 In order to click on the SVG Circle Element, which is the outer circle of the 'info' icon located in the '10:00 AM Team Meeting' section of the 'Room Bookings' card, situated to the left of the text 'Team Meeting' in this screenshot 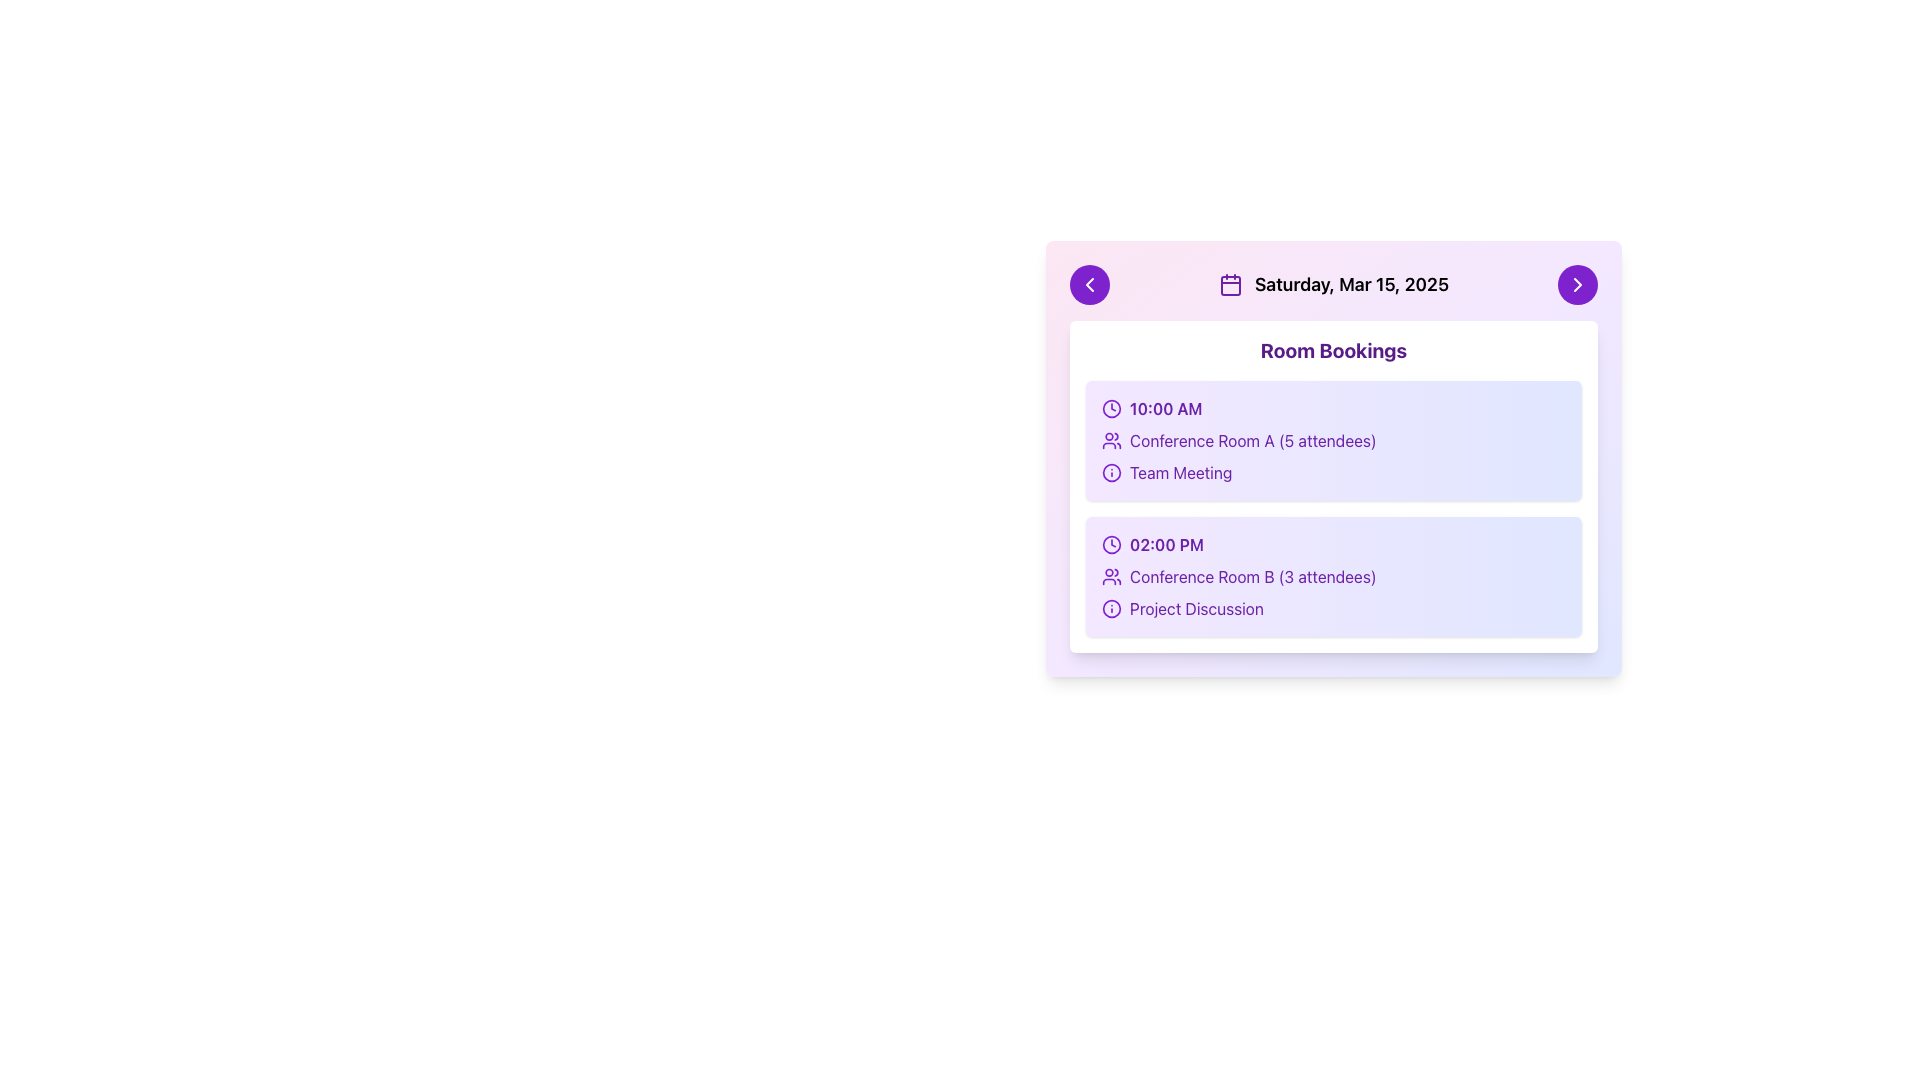, I will do `click(1111, 473)`.